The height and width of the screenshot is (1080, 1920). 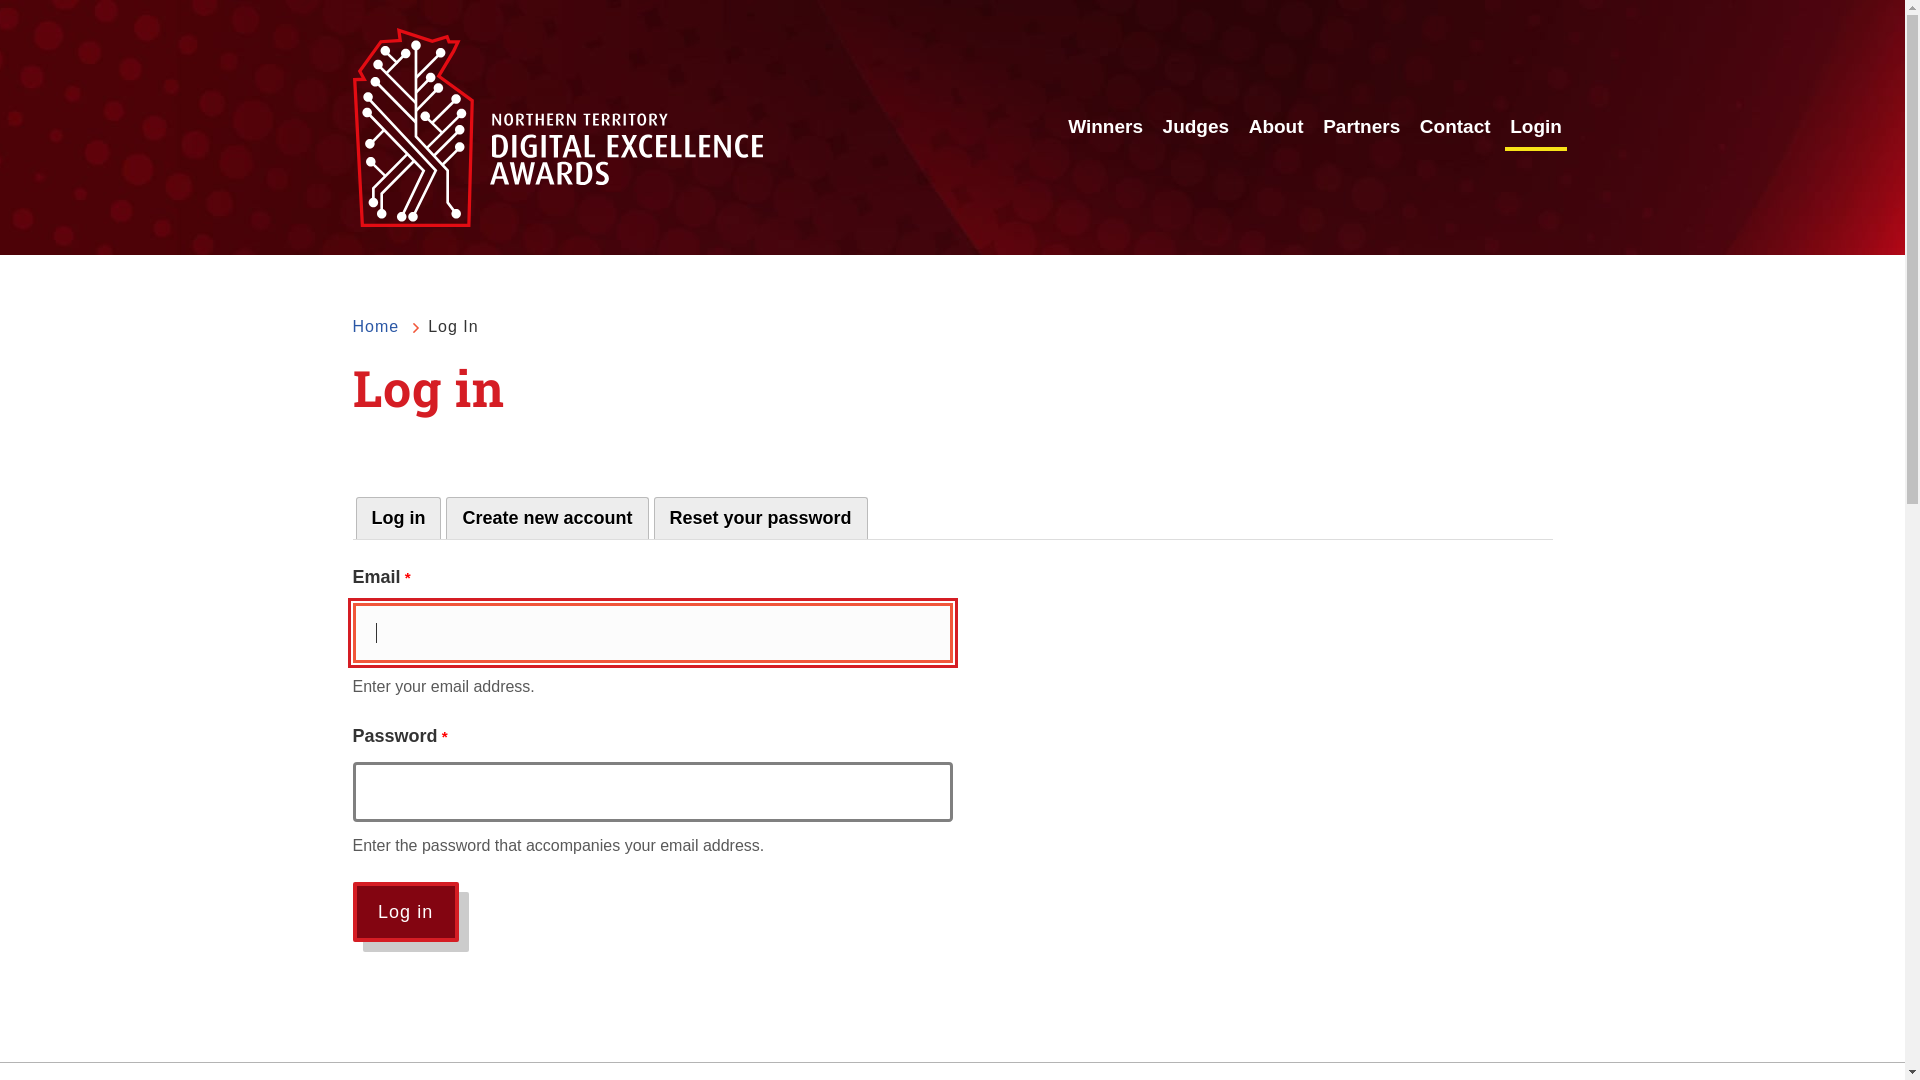 What do you see at coordinates (1455, 127) in the screenshot?
I see `'Contact'` at bounding box center [1455, 127].